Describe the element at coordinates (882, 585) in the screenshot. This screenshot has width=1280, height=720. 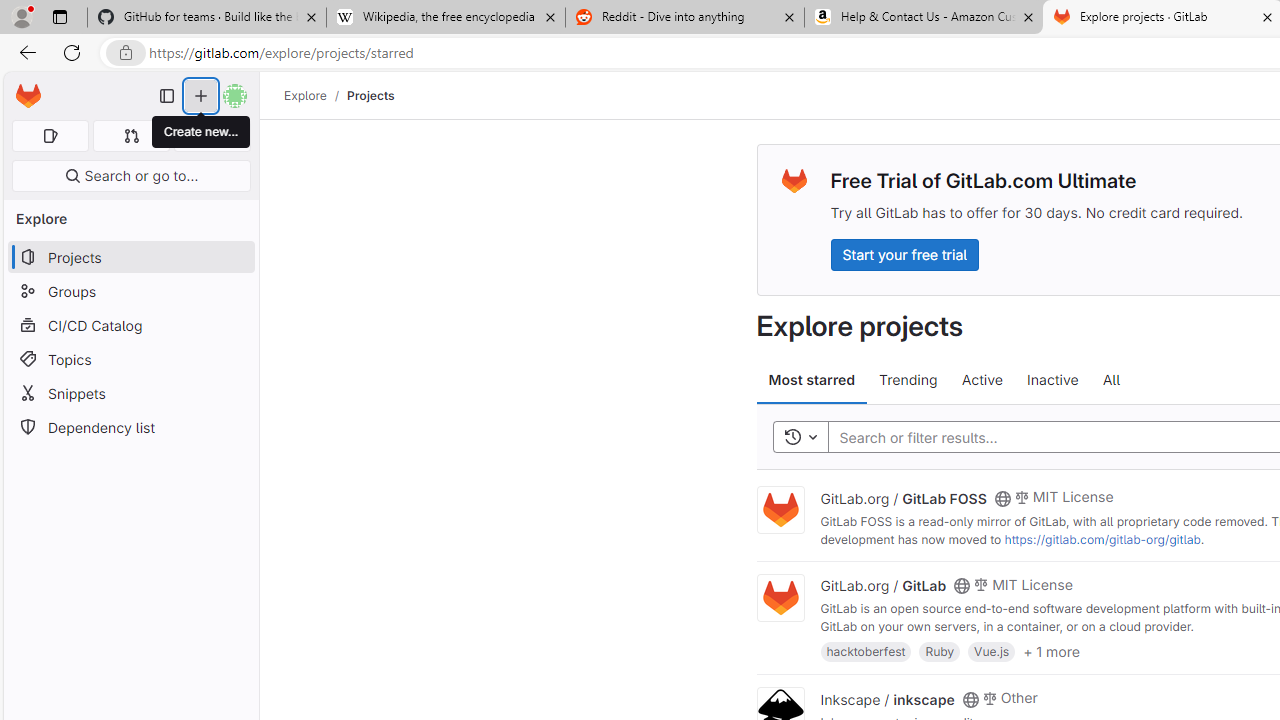
I see `'GitLab.org / GitLab'` at that location.